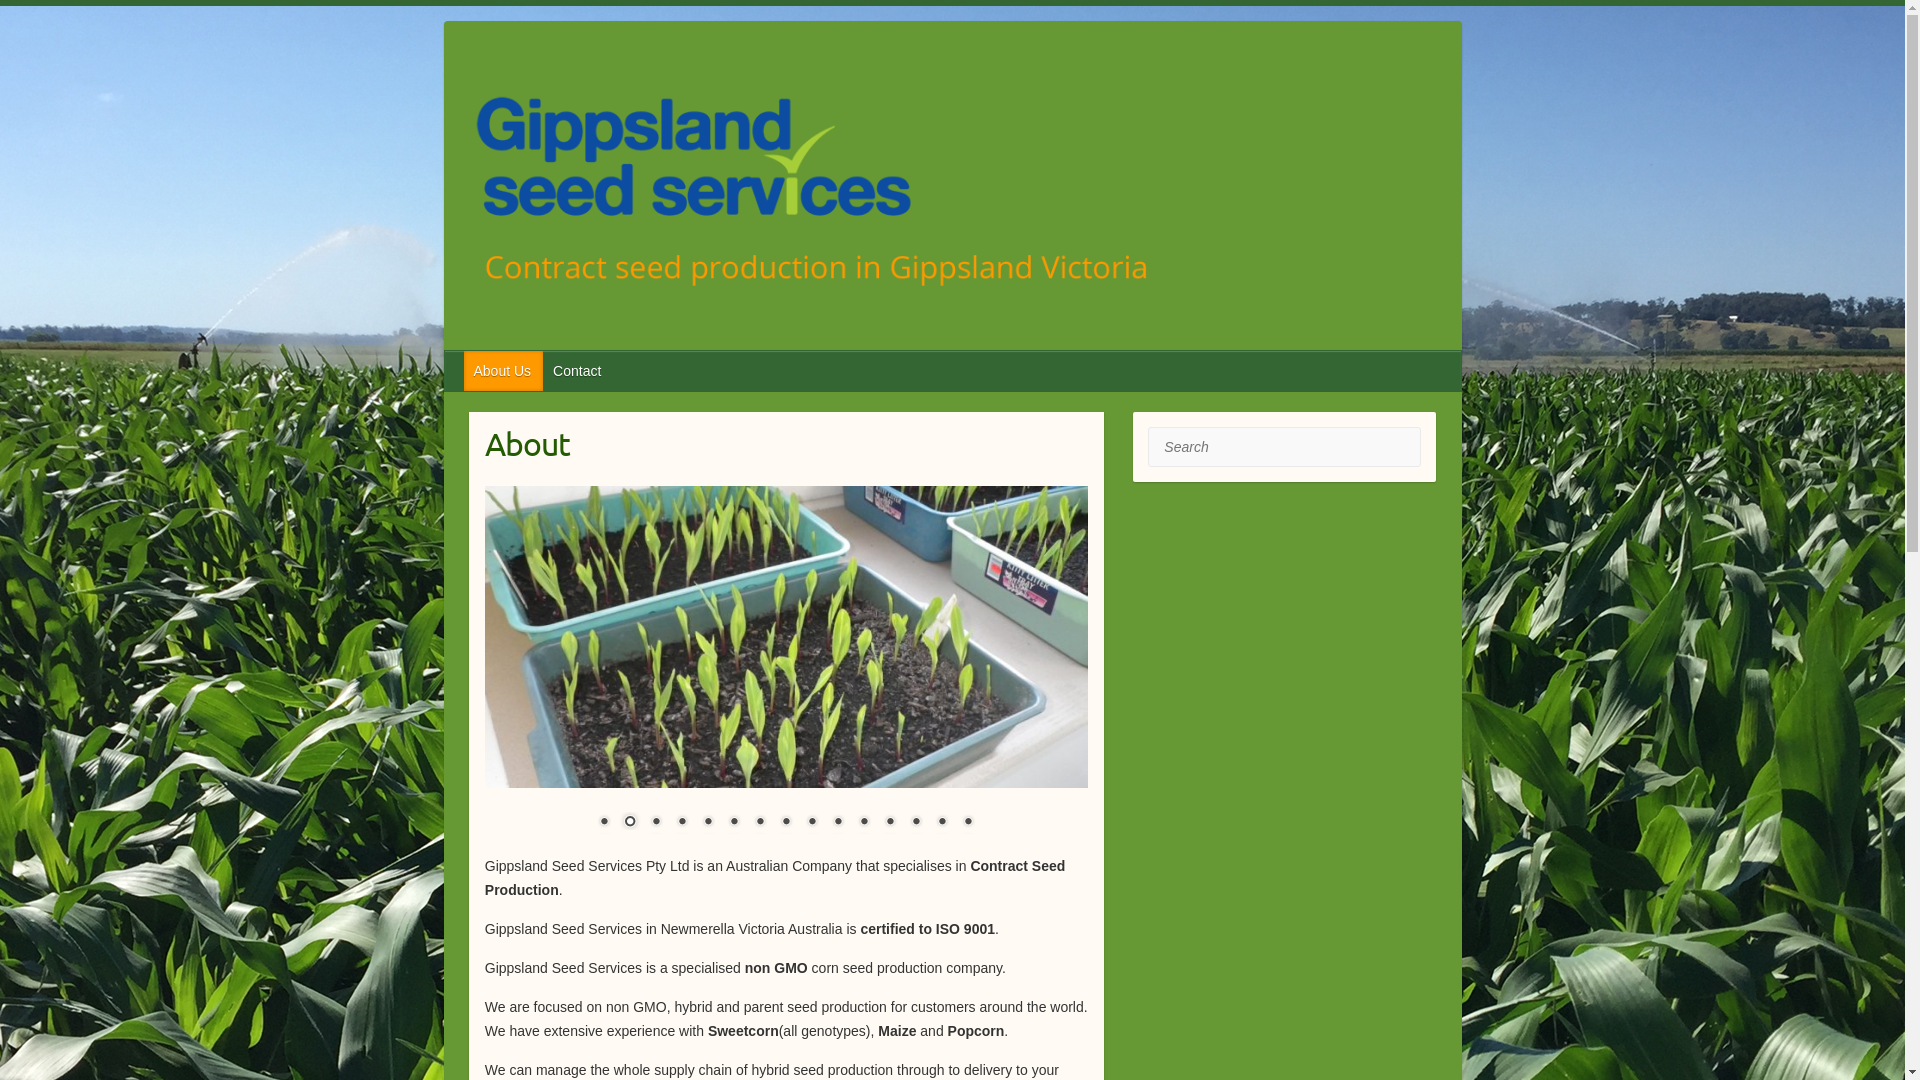 The image size is (1920, 1080). Describe the element at coordinates (722, 822) in the screenshot. I see `'6'` at that location.